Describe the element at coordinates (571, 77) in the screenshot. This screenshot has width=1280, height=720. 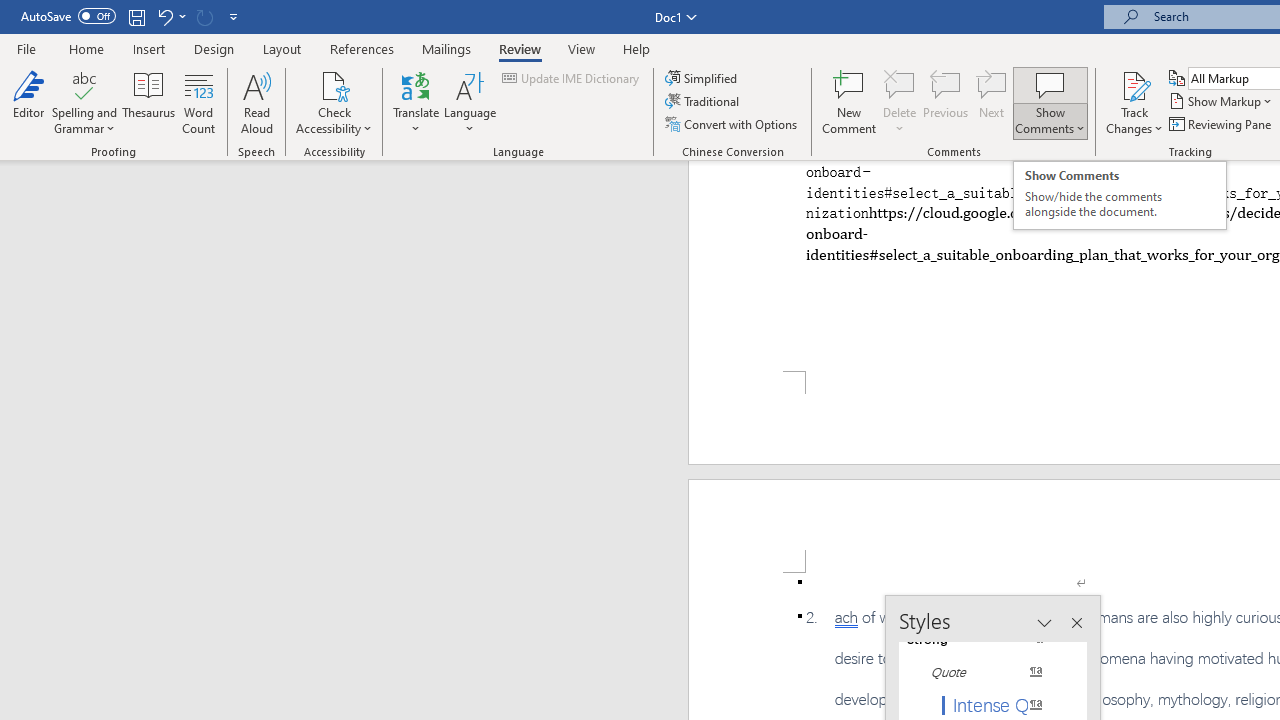
I see `'Update IME Dictionary...'` at that location.